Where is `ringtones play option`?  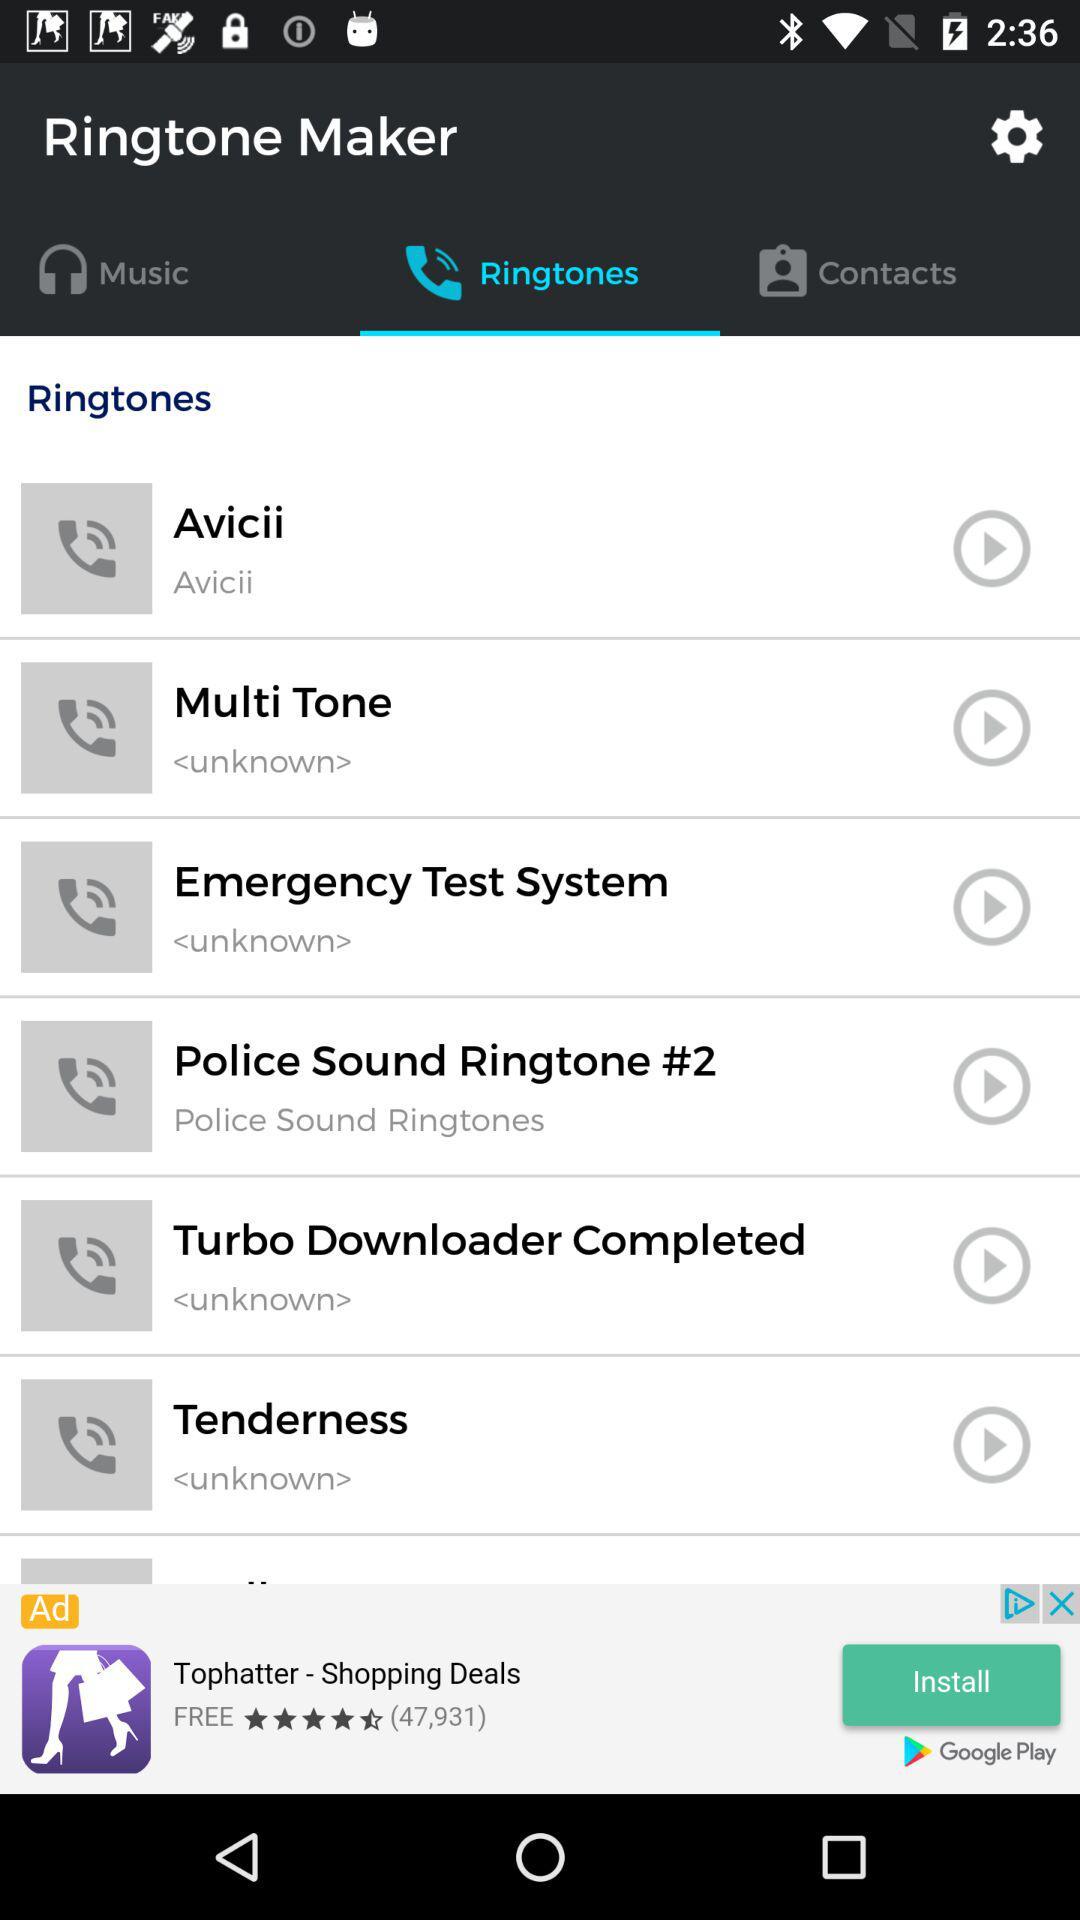 ringtones play option is located at coordinates (991, 1444).